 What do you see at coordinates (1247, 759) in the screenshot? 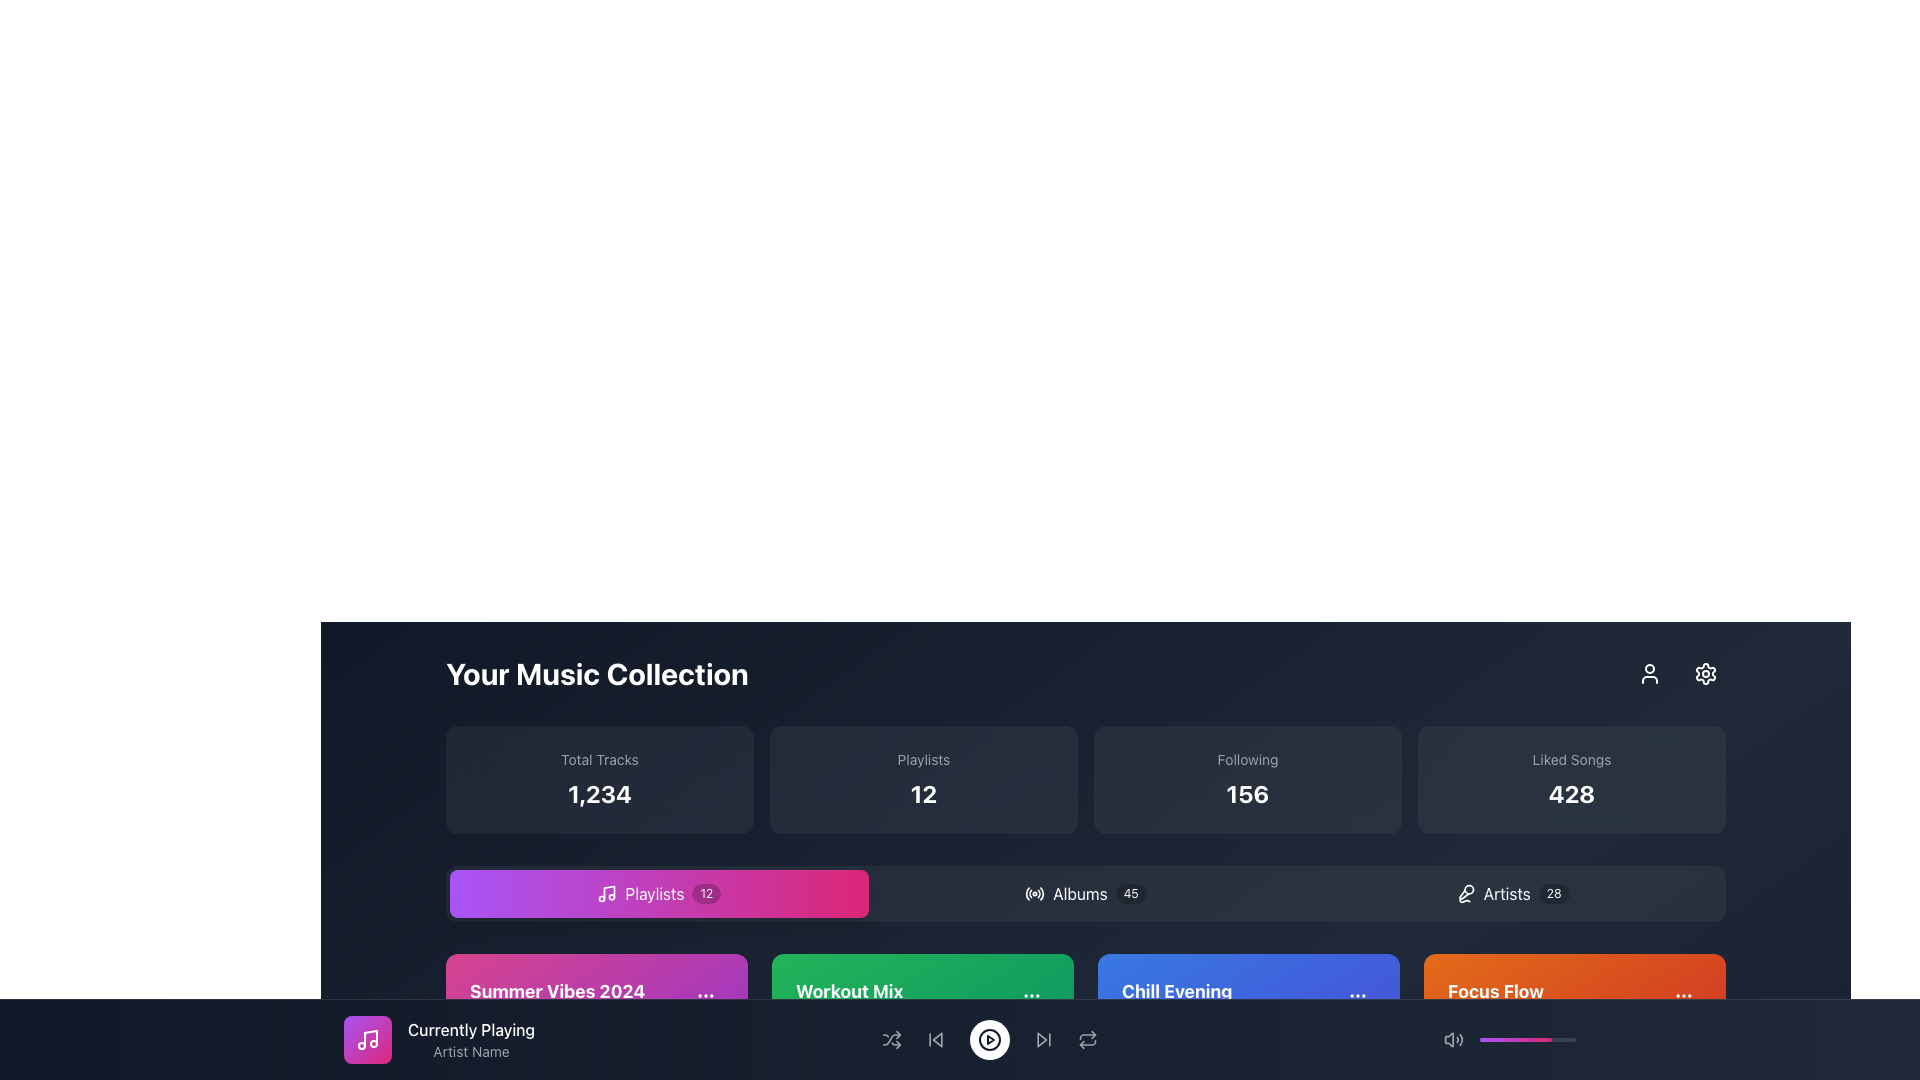
I see `the 'Following' text label displayed in a small, light-gray font at the top of the card with rounded edges and a semi-transparent dark background` at bounding box center [1247, 759].